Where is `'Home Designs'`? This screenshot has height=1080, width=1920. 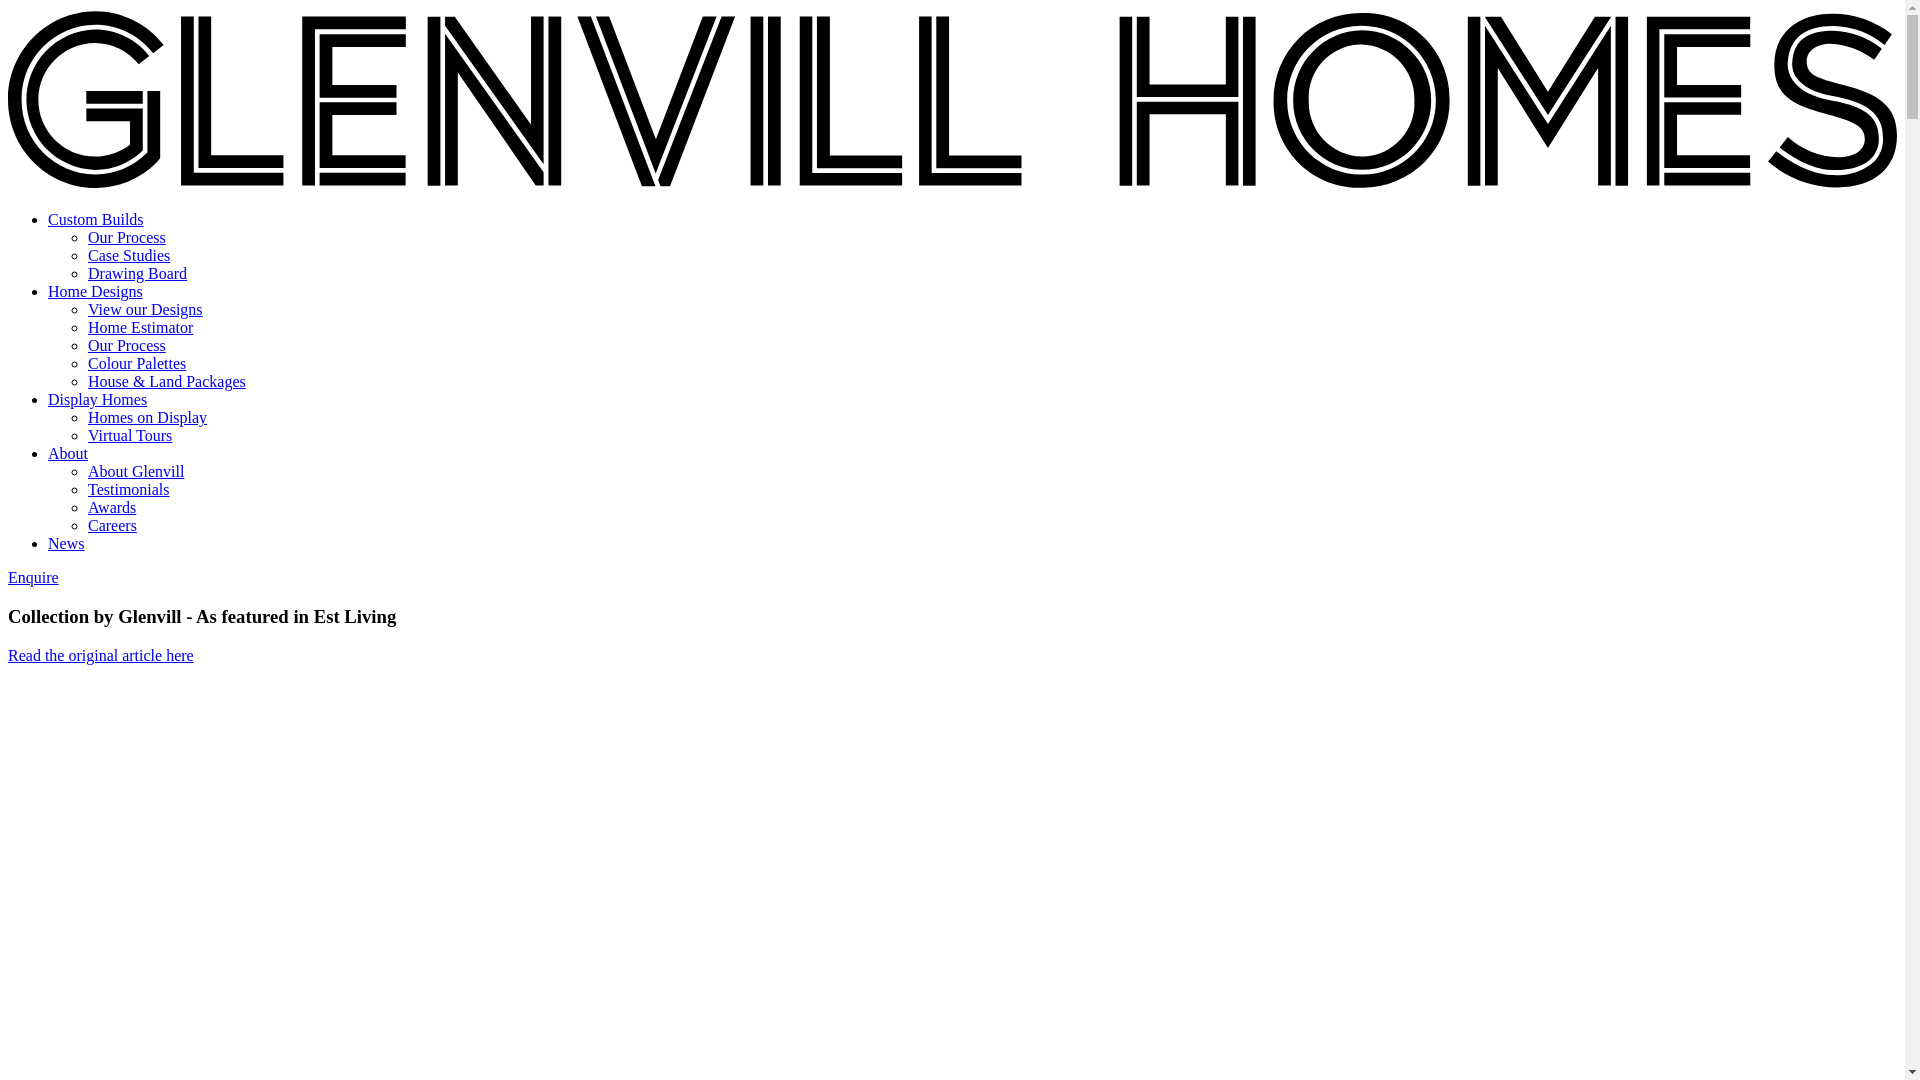 'Home Designs' is located at coordinates (94, 291).